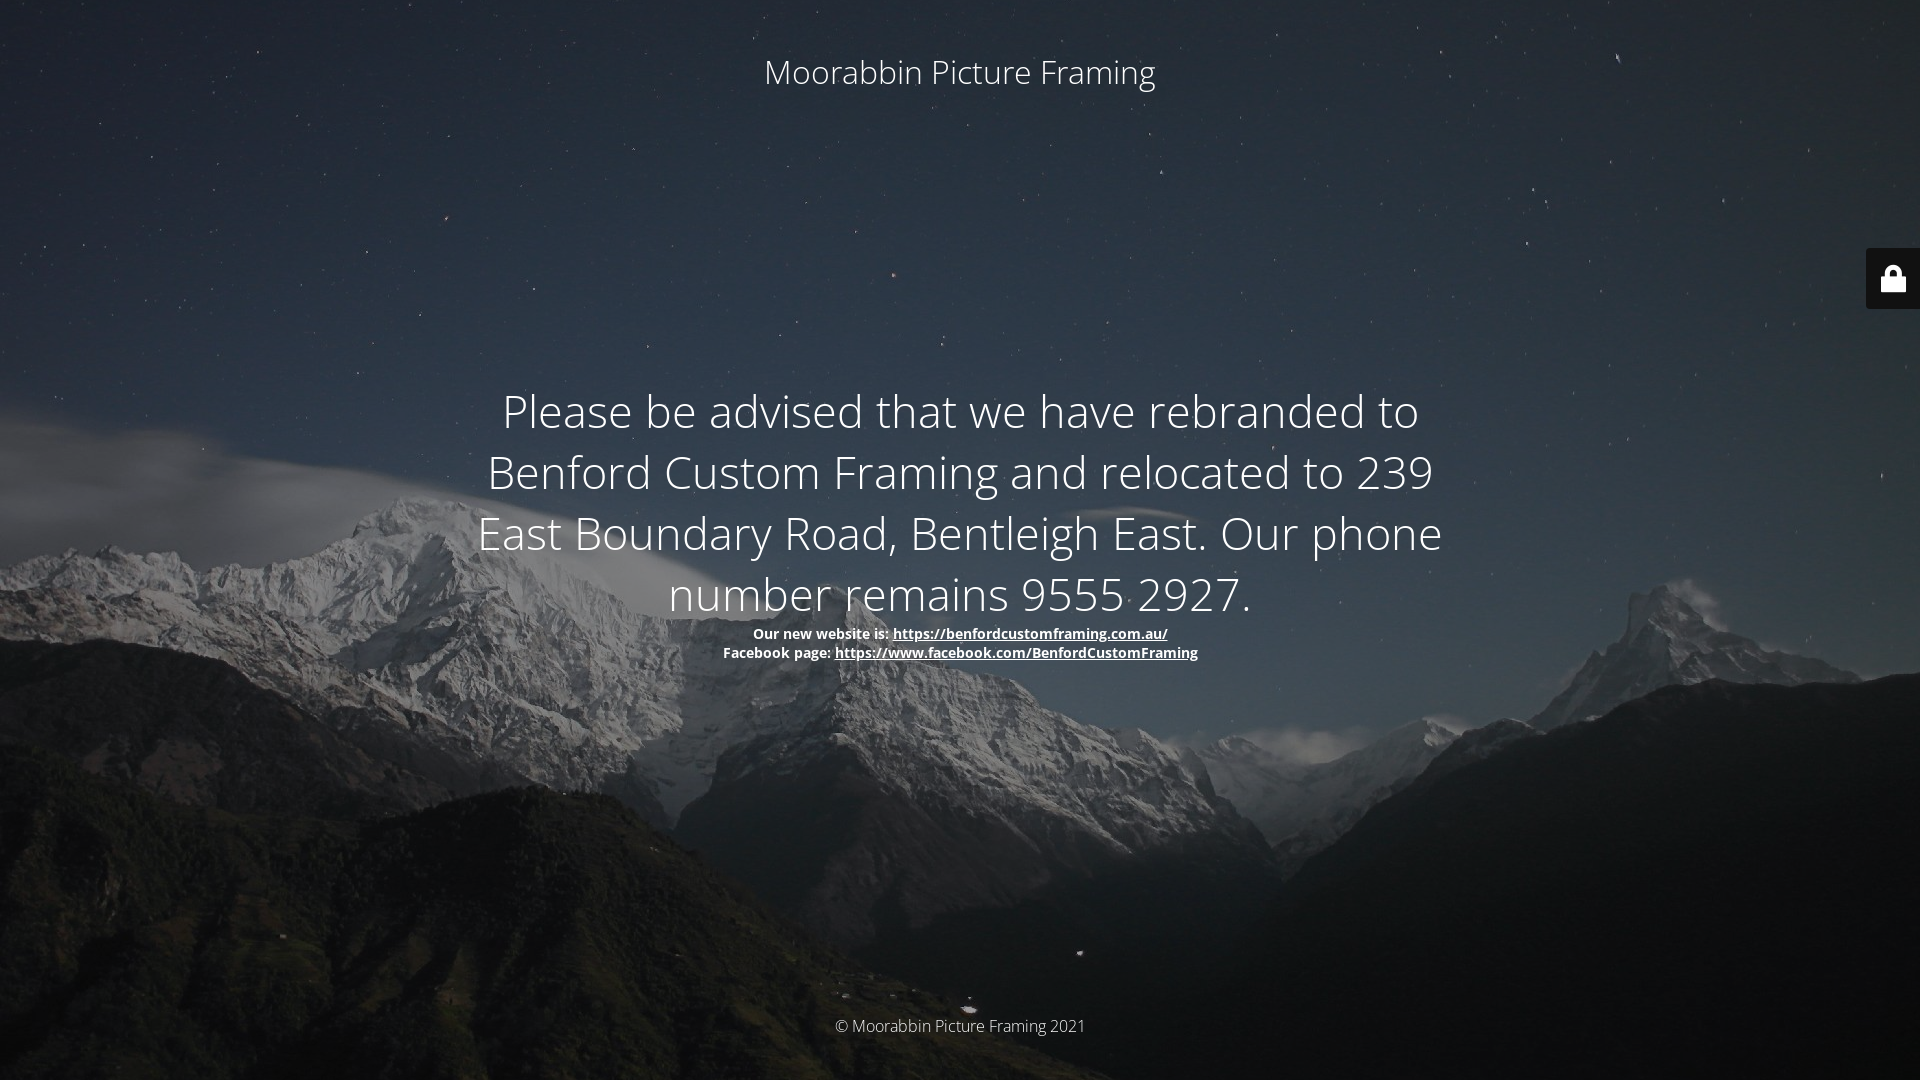 The height and width of the screenshot is (1080, 1920). What do you see at coordinates (1015, 651) in the screenshot?
I see `'https://www.facebook.com/BenfordCustomFraming'` at bounding box center [1015, 651].